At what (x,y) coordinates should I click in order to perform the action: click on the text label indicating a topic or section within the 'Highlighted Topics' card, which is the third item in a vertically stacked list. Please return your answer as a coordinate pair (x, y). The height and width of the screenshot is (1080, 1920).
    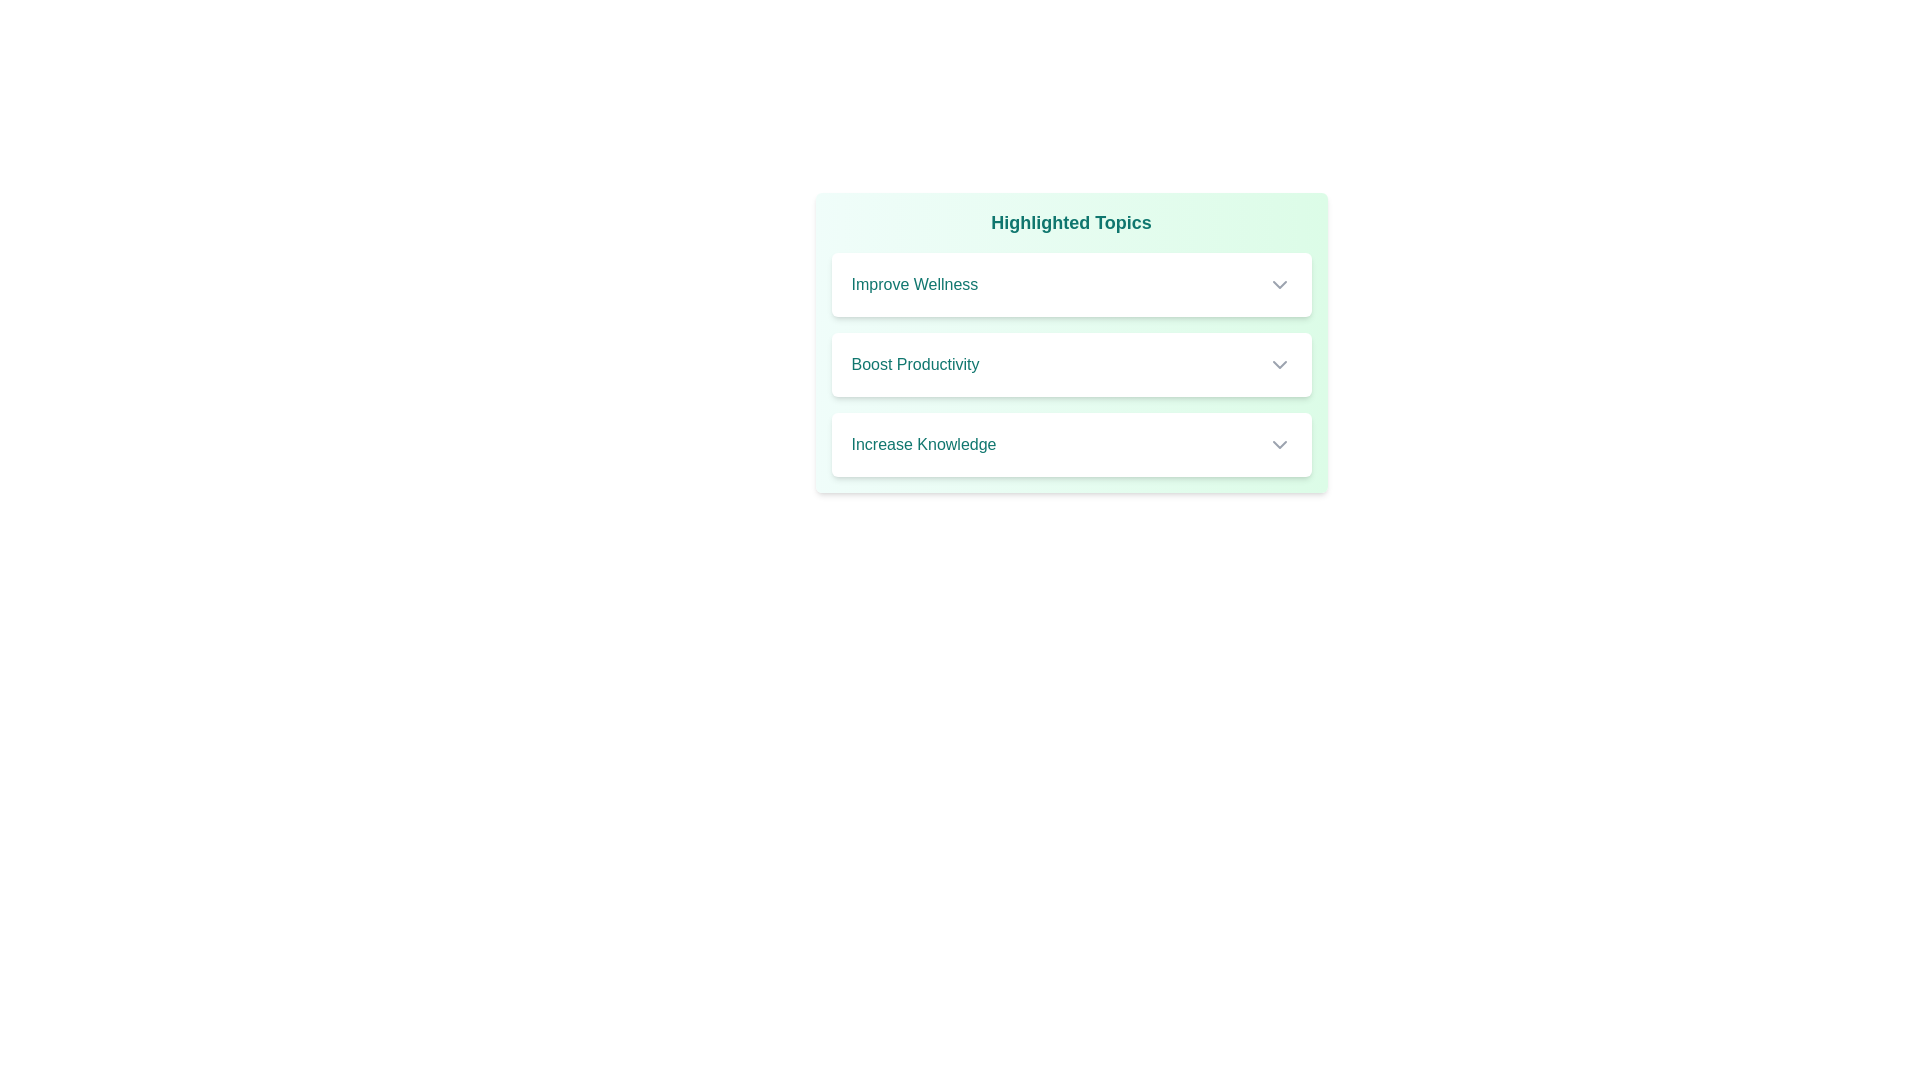
    Looking at the image, I should click on (922, 443).